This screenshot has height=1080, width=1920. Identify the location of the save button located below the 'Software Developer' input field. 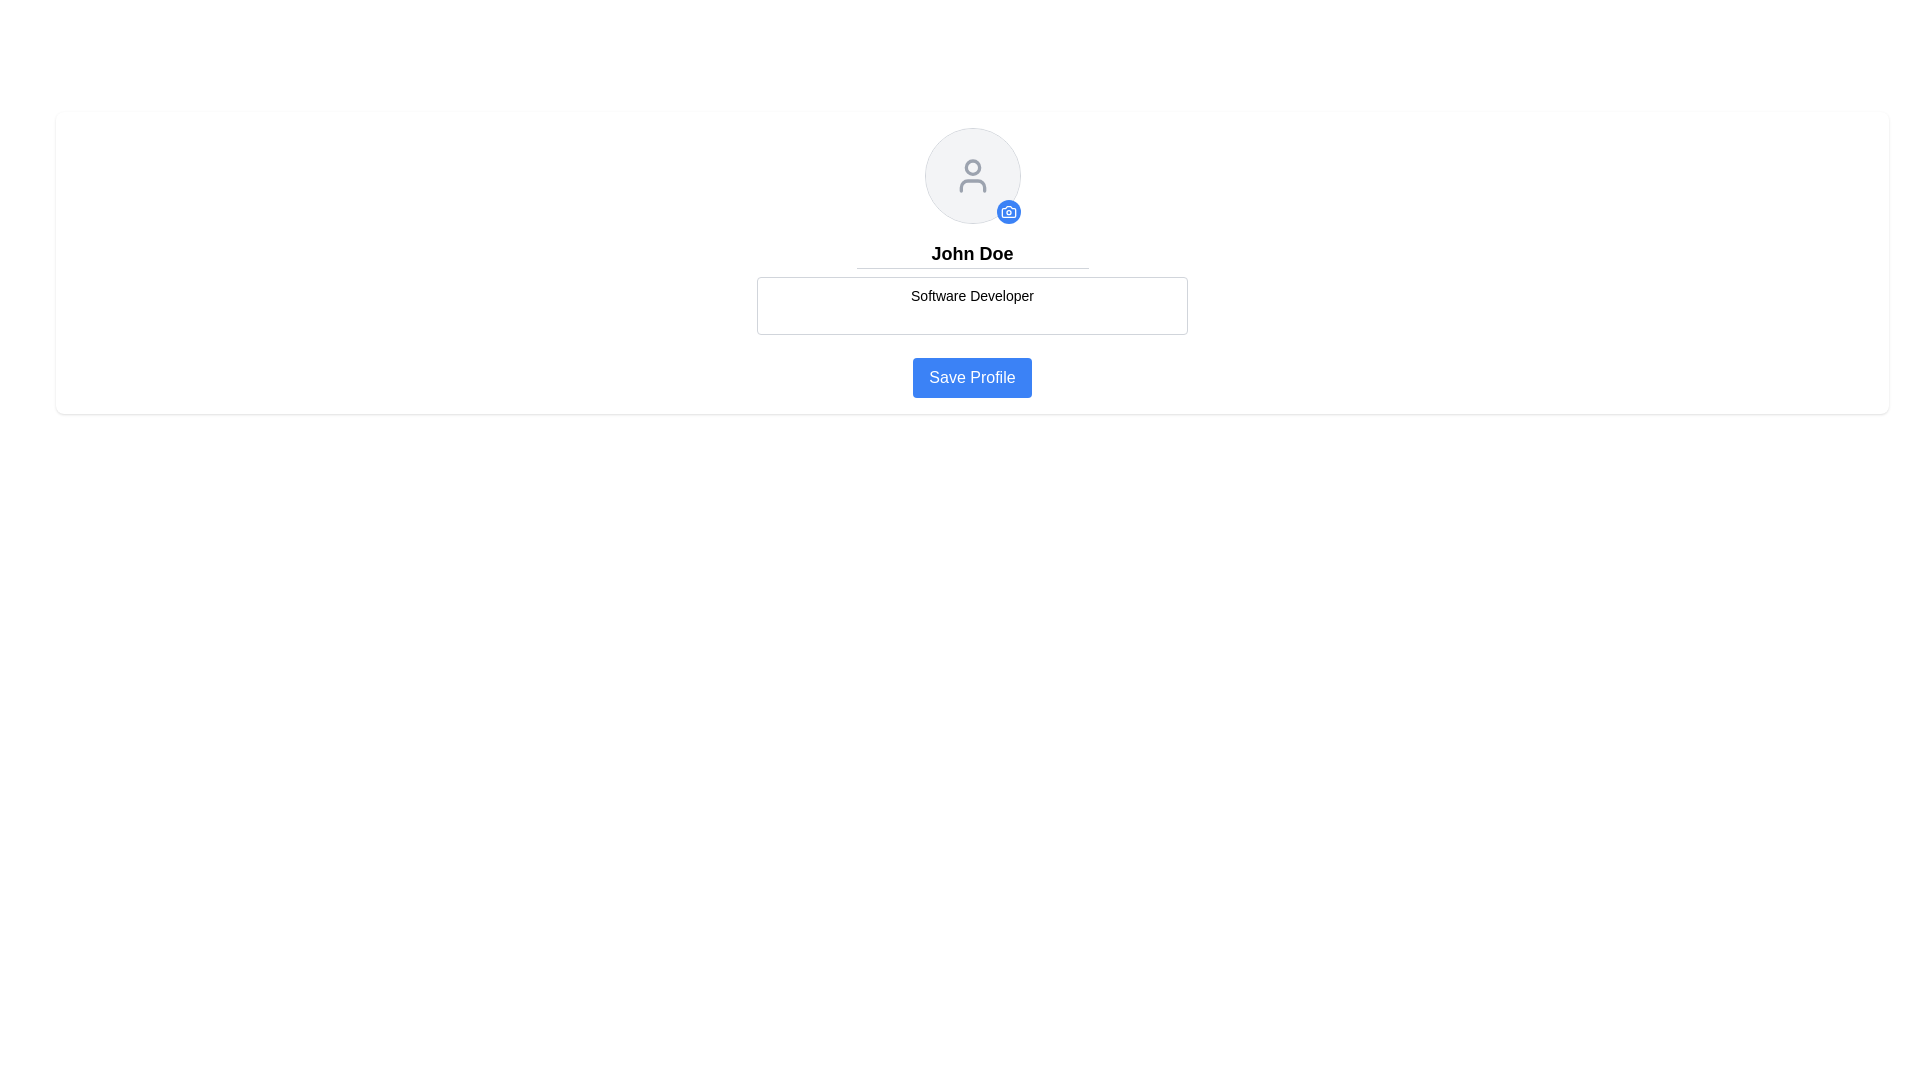
(972, 378).